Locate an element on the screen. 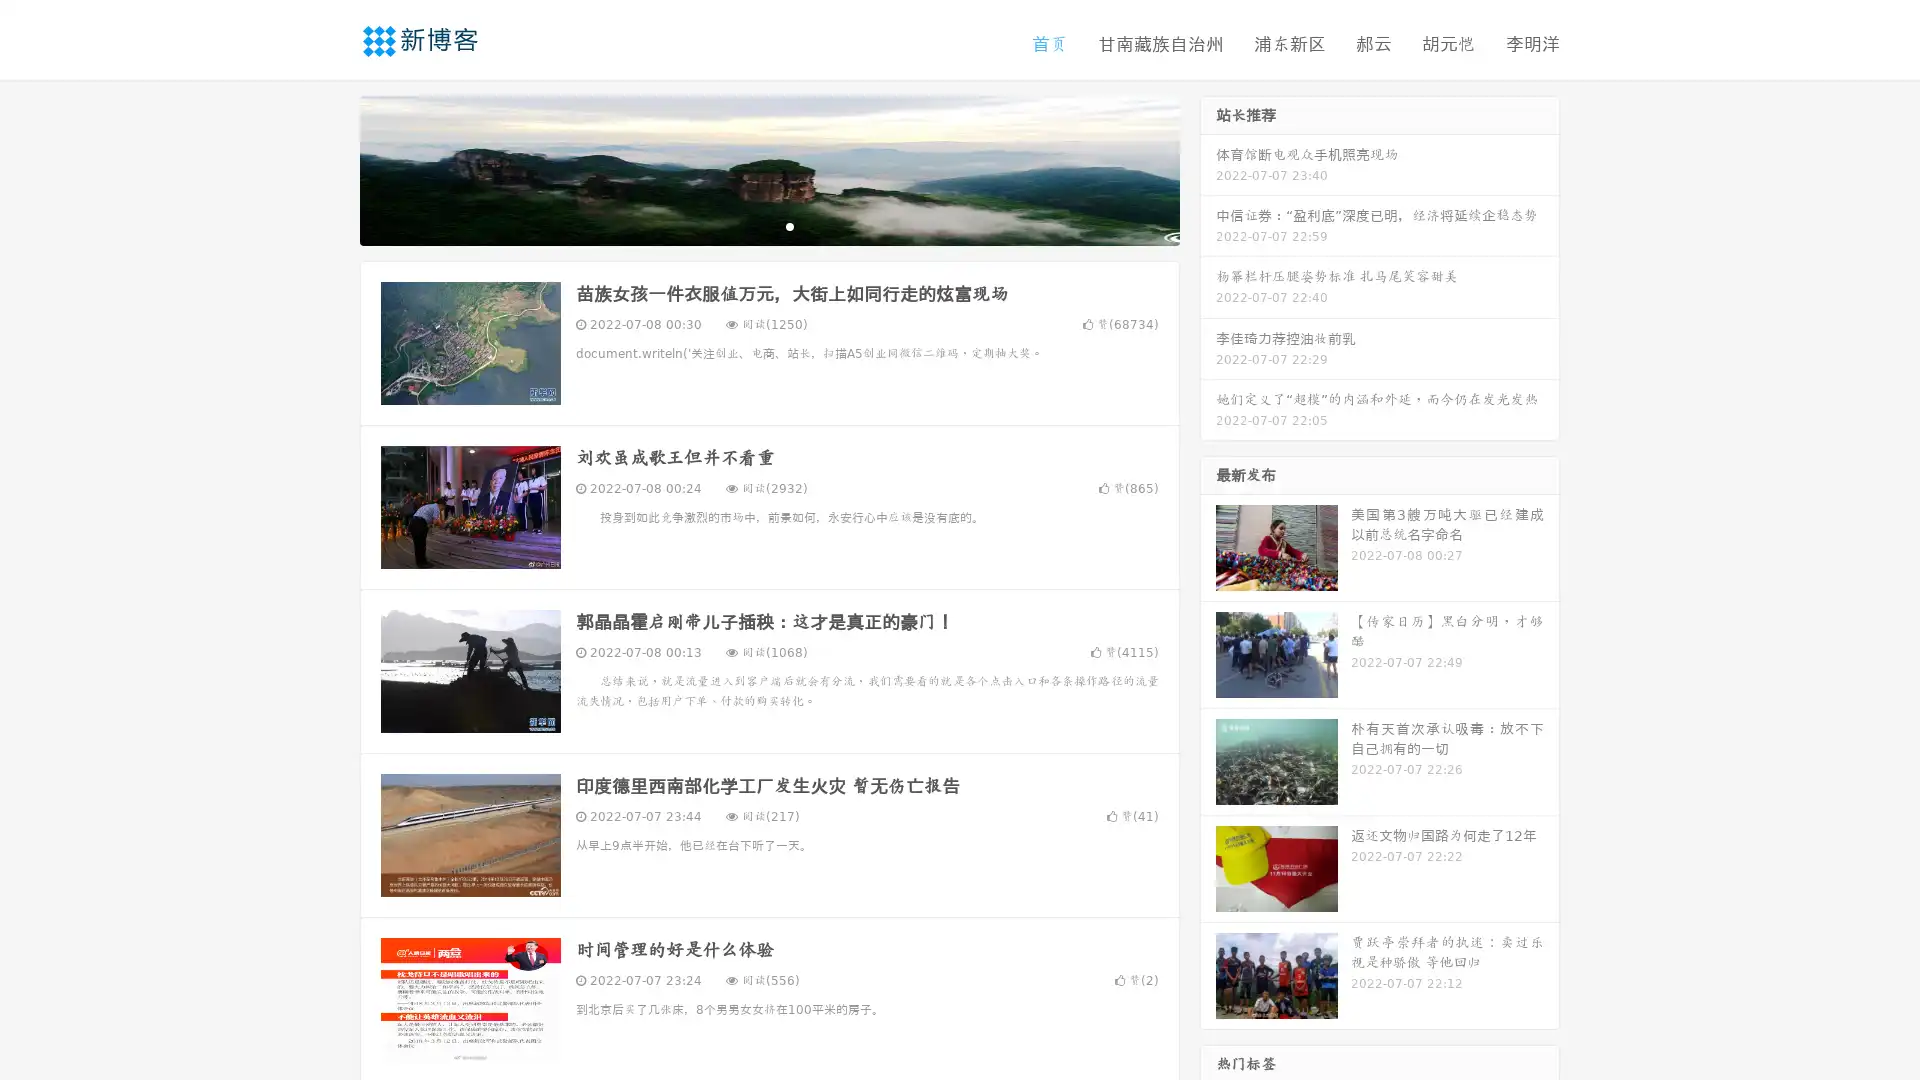  Go to slide 3 is located at coordinates (789, 225).